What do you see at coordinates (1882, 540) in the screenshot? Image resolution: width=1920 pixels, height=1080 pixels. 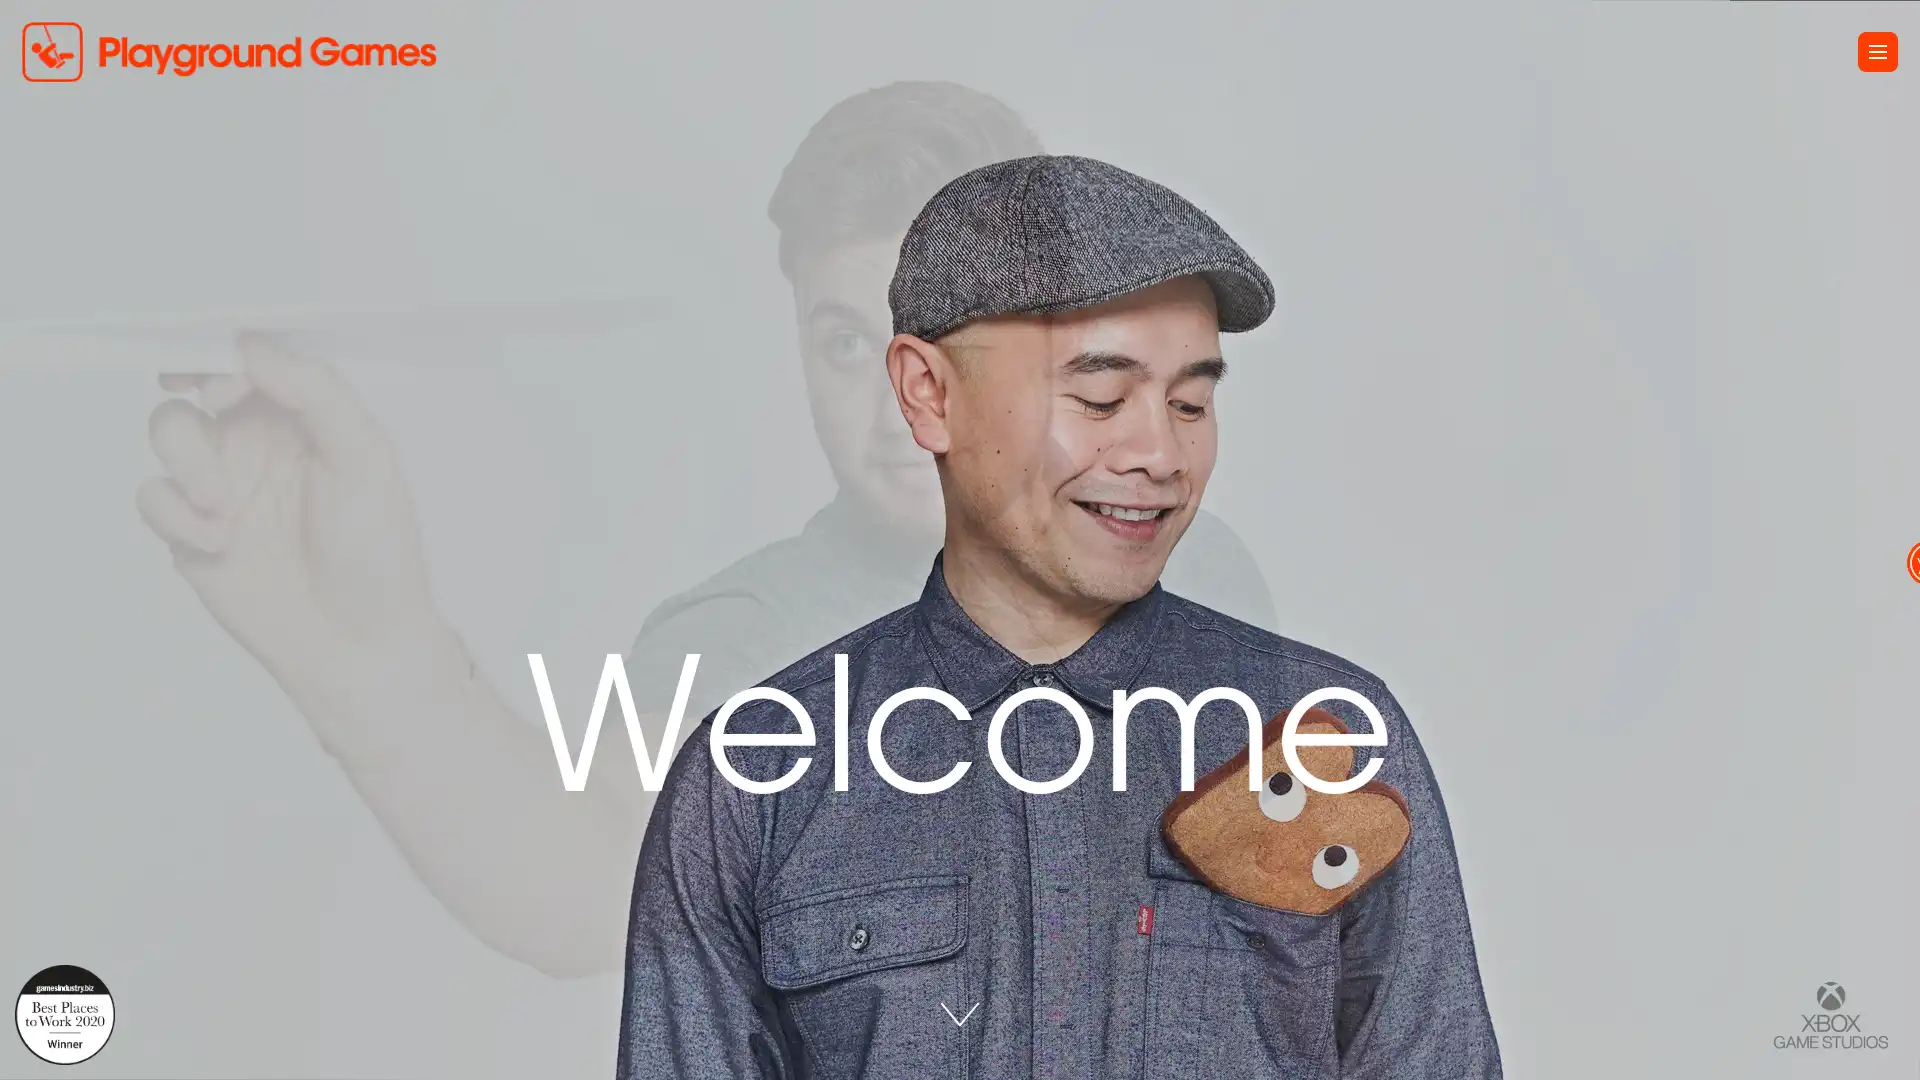 I see `Accessibility Menu` at bounding box center [1882, 540].